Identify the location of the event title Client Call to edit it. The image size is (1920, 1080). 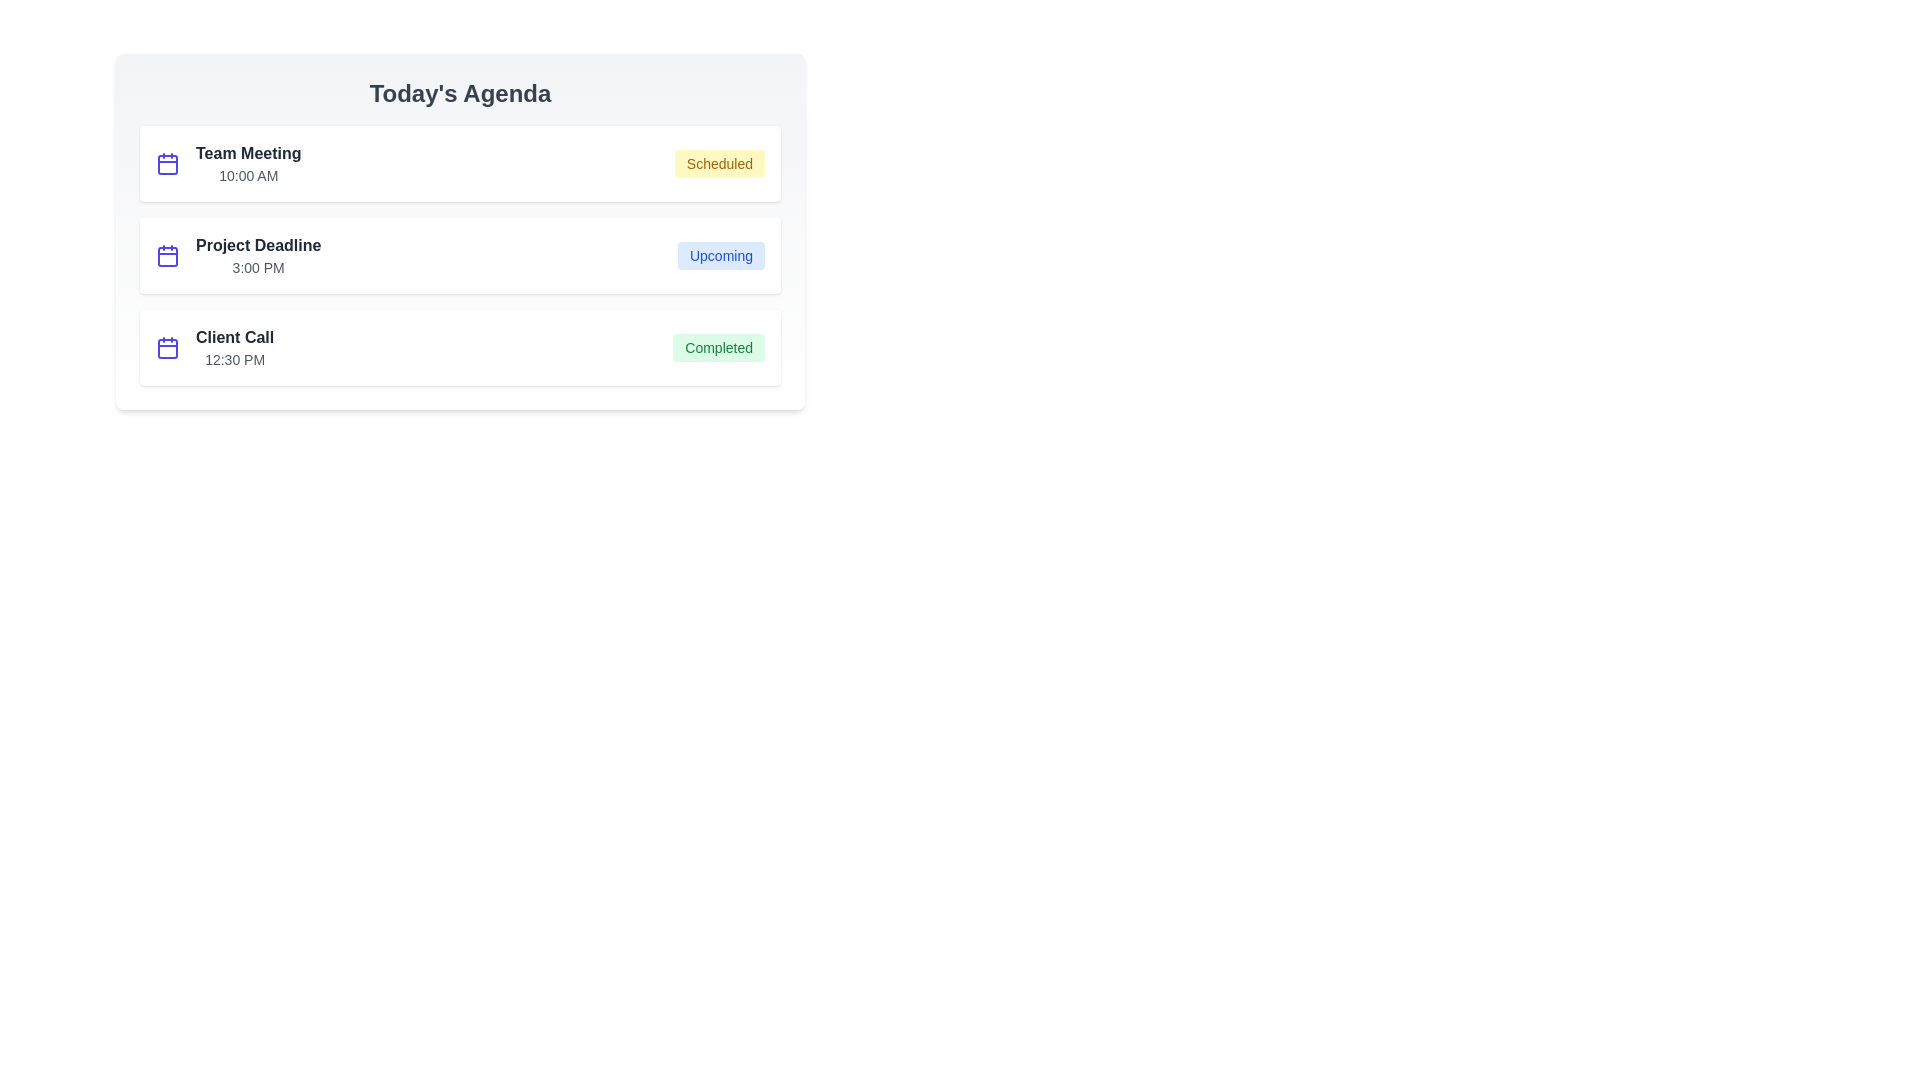
(235, 337).